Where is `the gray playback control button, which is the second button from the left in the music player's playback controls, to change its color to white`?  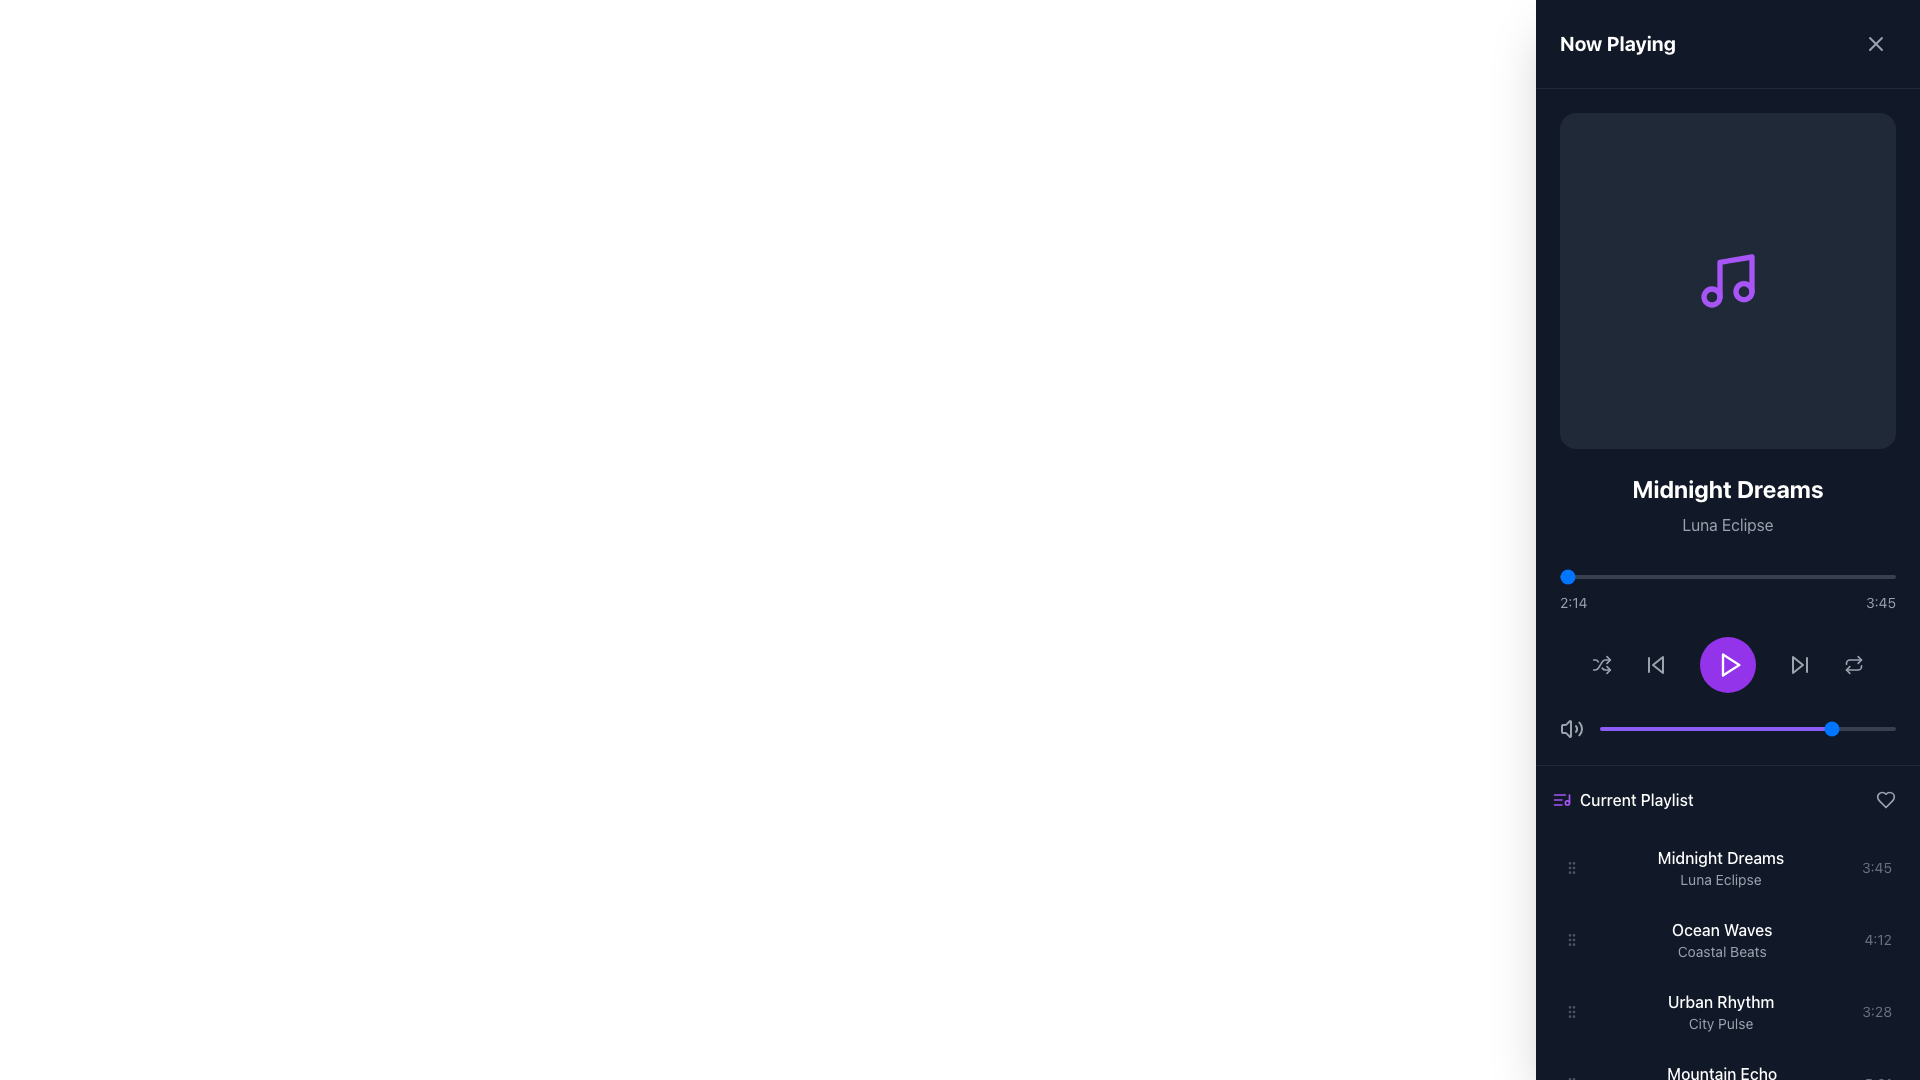
the gray playback control button, which is the second button from the left in the music player's playback controls, to change its color to white is located at coordinates (1656, 664).